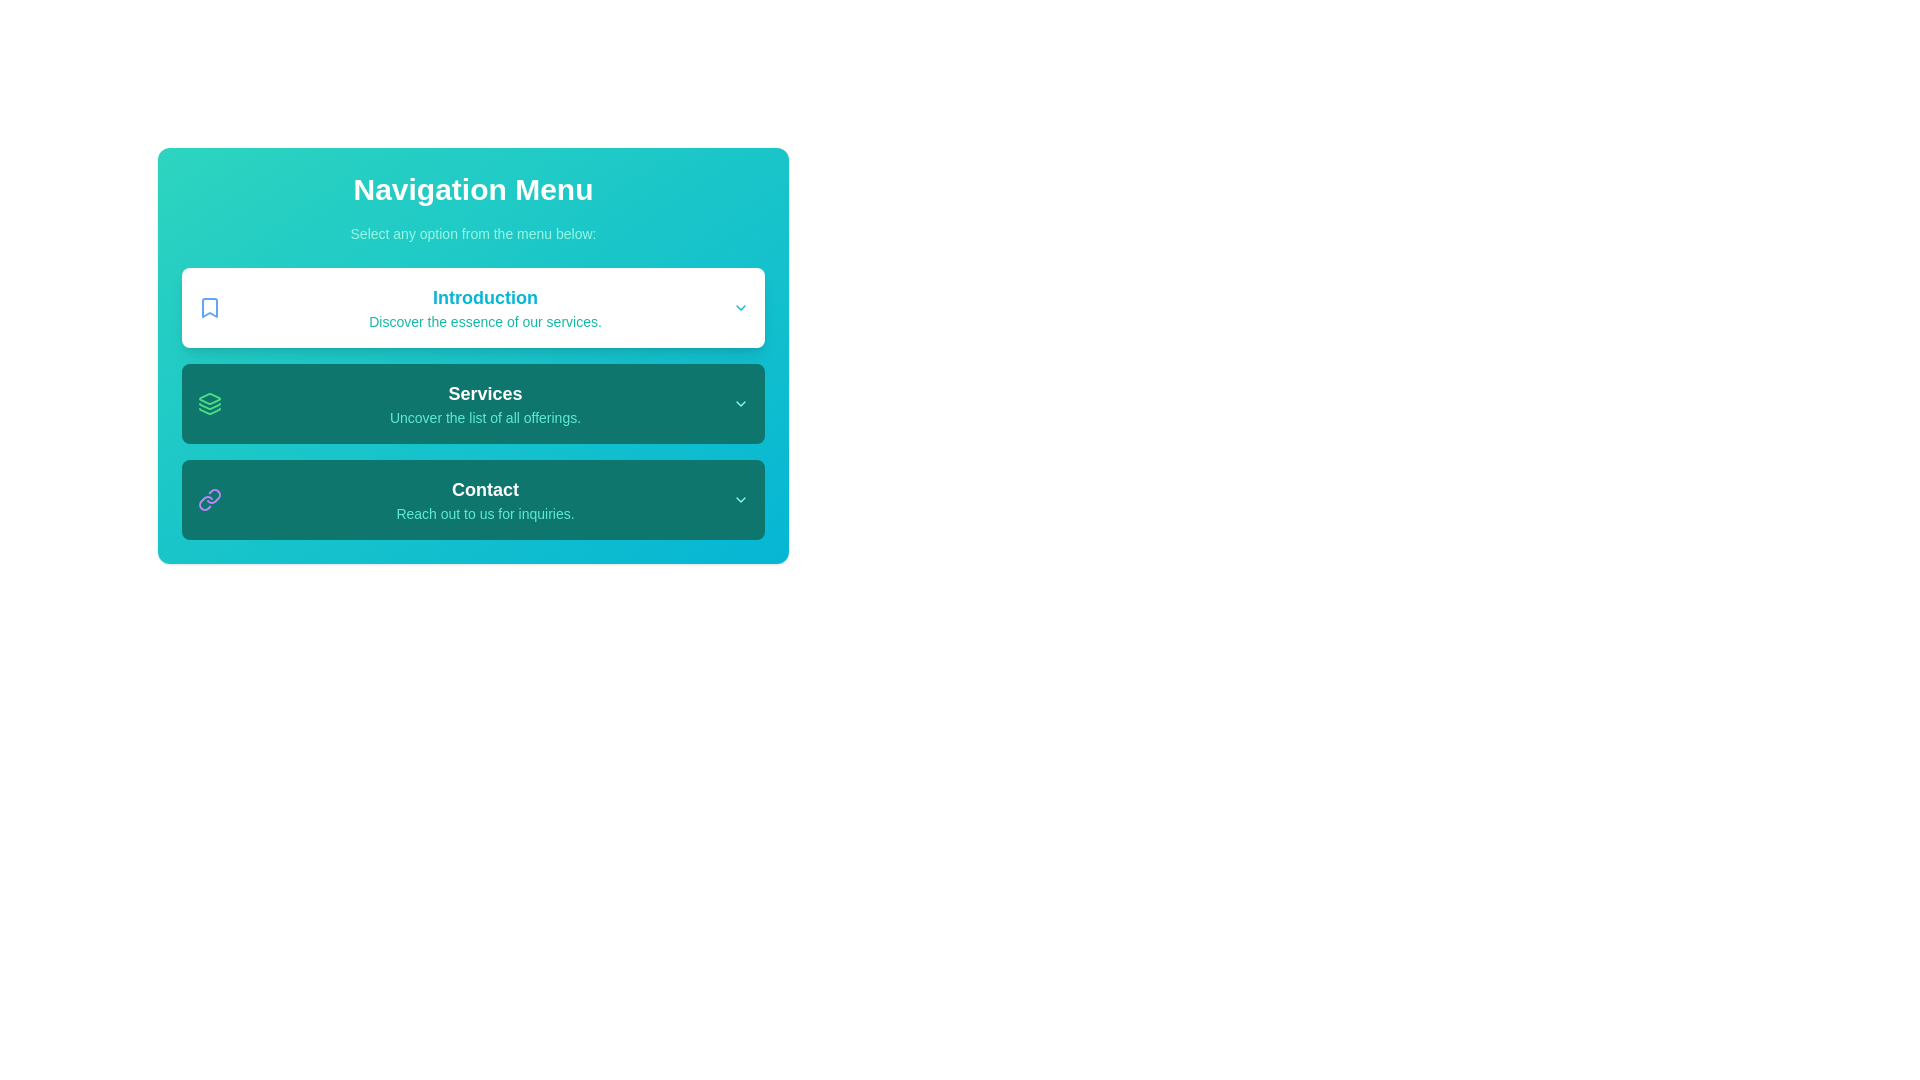 The image size is (1920, 1080). Describe the element at coordinates (472, 499) in the screenshot. I see `the header of the Interactive navigation option, which is the third section in a vertical list` at that location.